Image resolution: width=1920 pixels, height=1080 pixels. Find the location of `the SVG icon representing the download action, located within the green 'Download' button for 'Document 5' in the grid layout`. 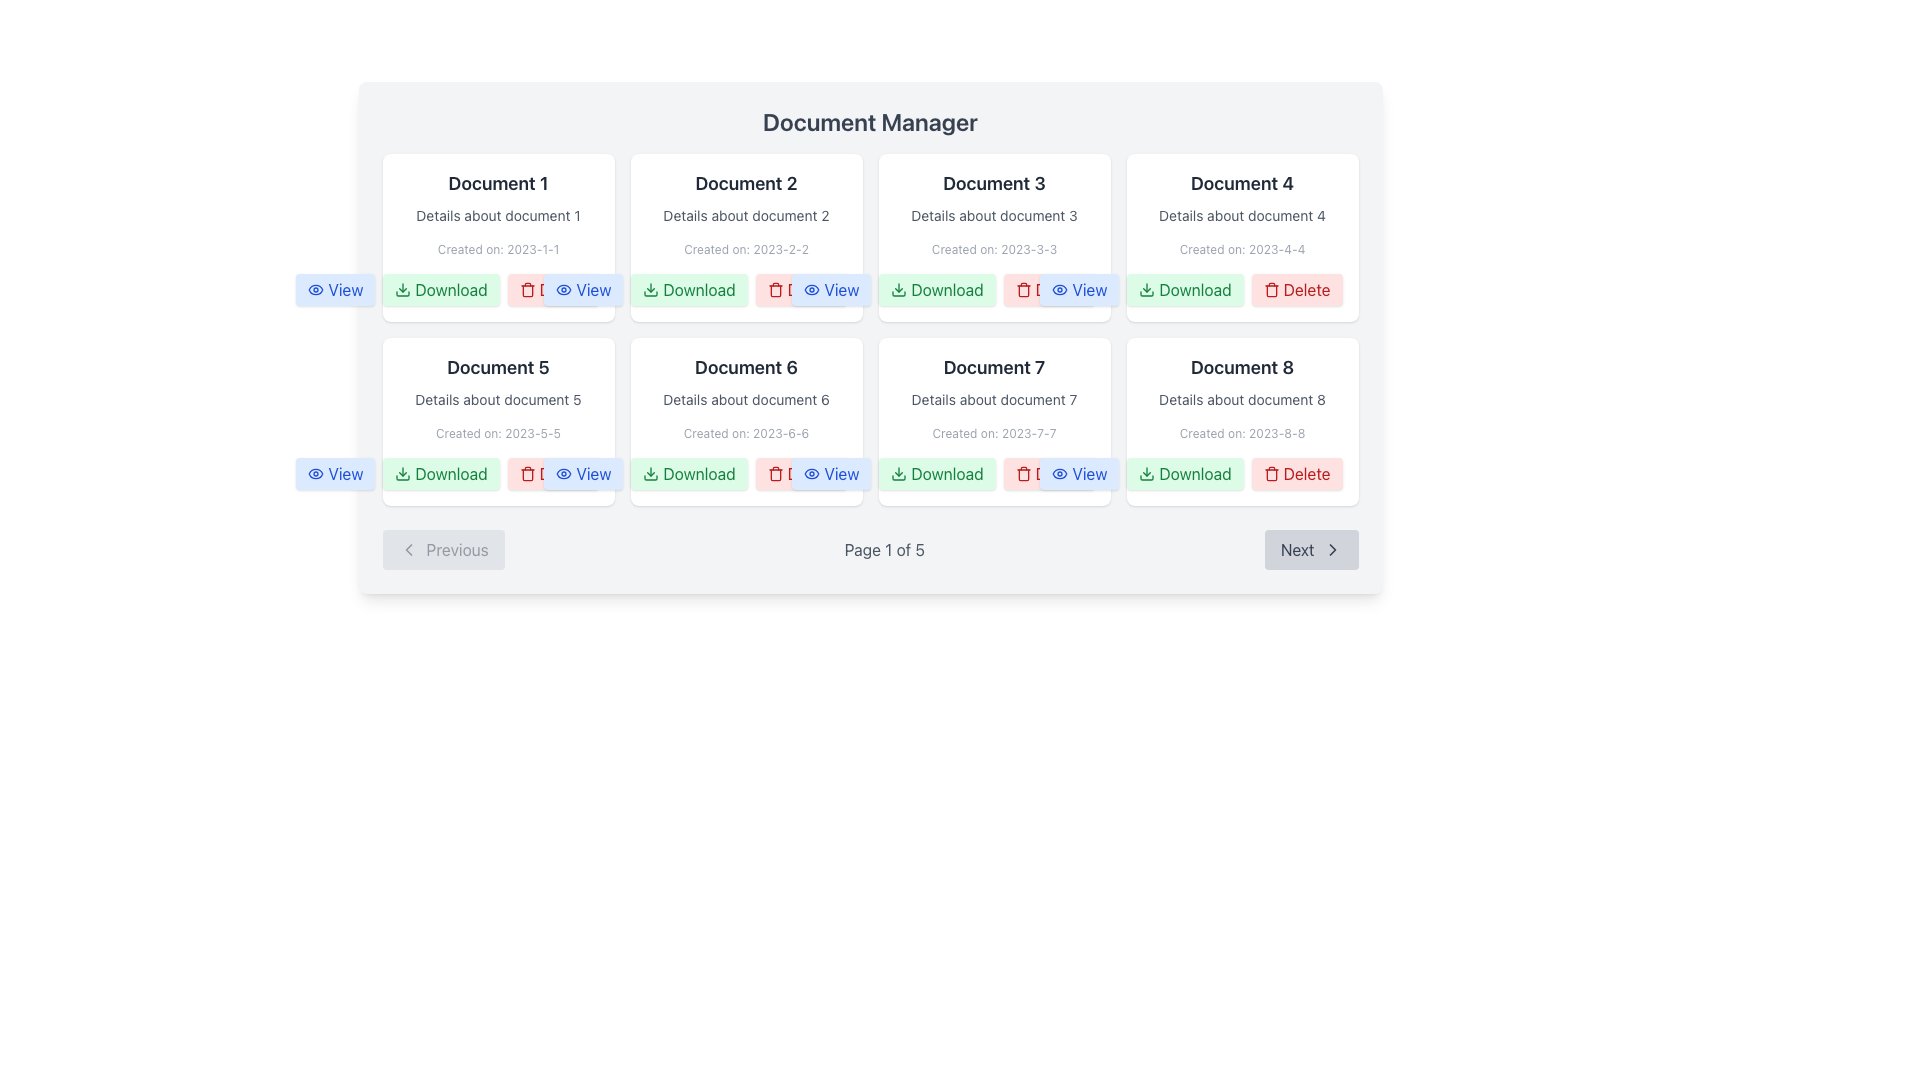

the SVG icon representing the download action, located within the green 'Download' button for 'Document 5' in the grid layout is located at coordinates (402, 474).